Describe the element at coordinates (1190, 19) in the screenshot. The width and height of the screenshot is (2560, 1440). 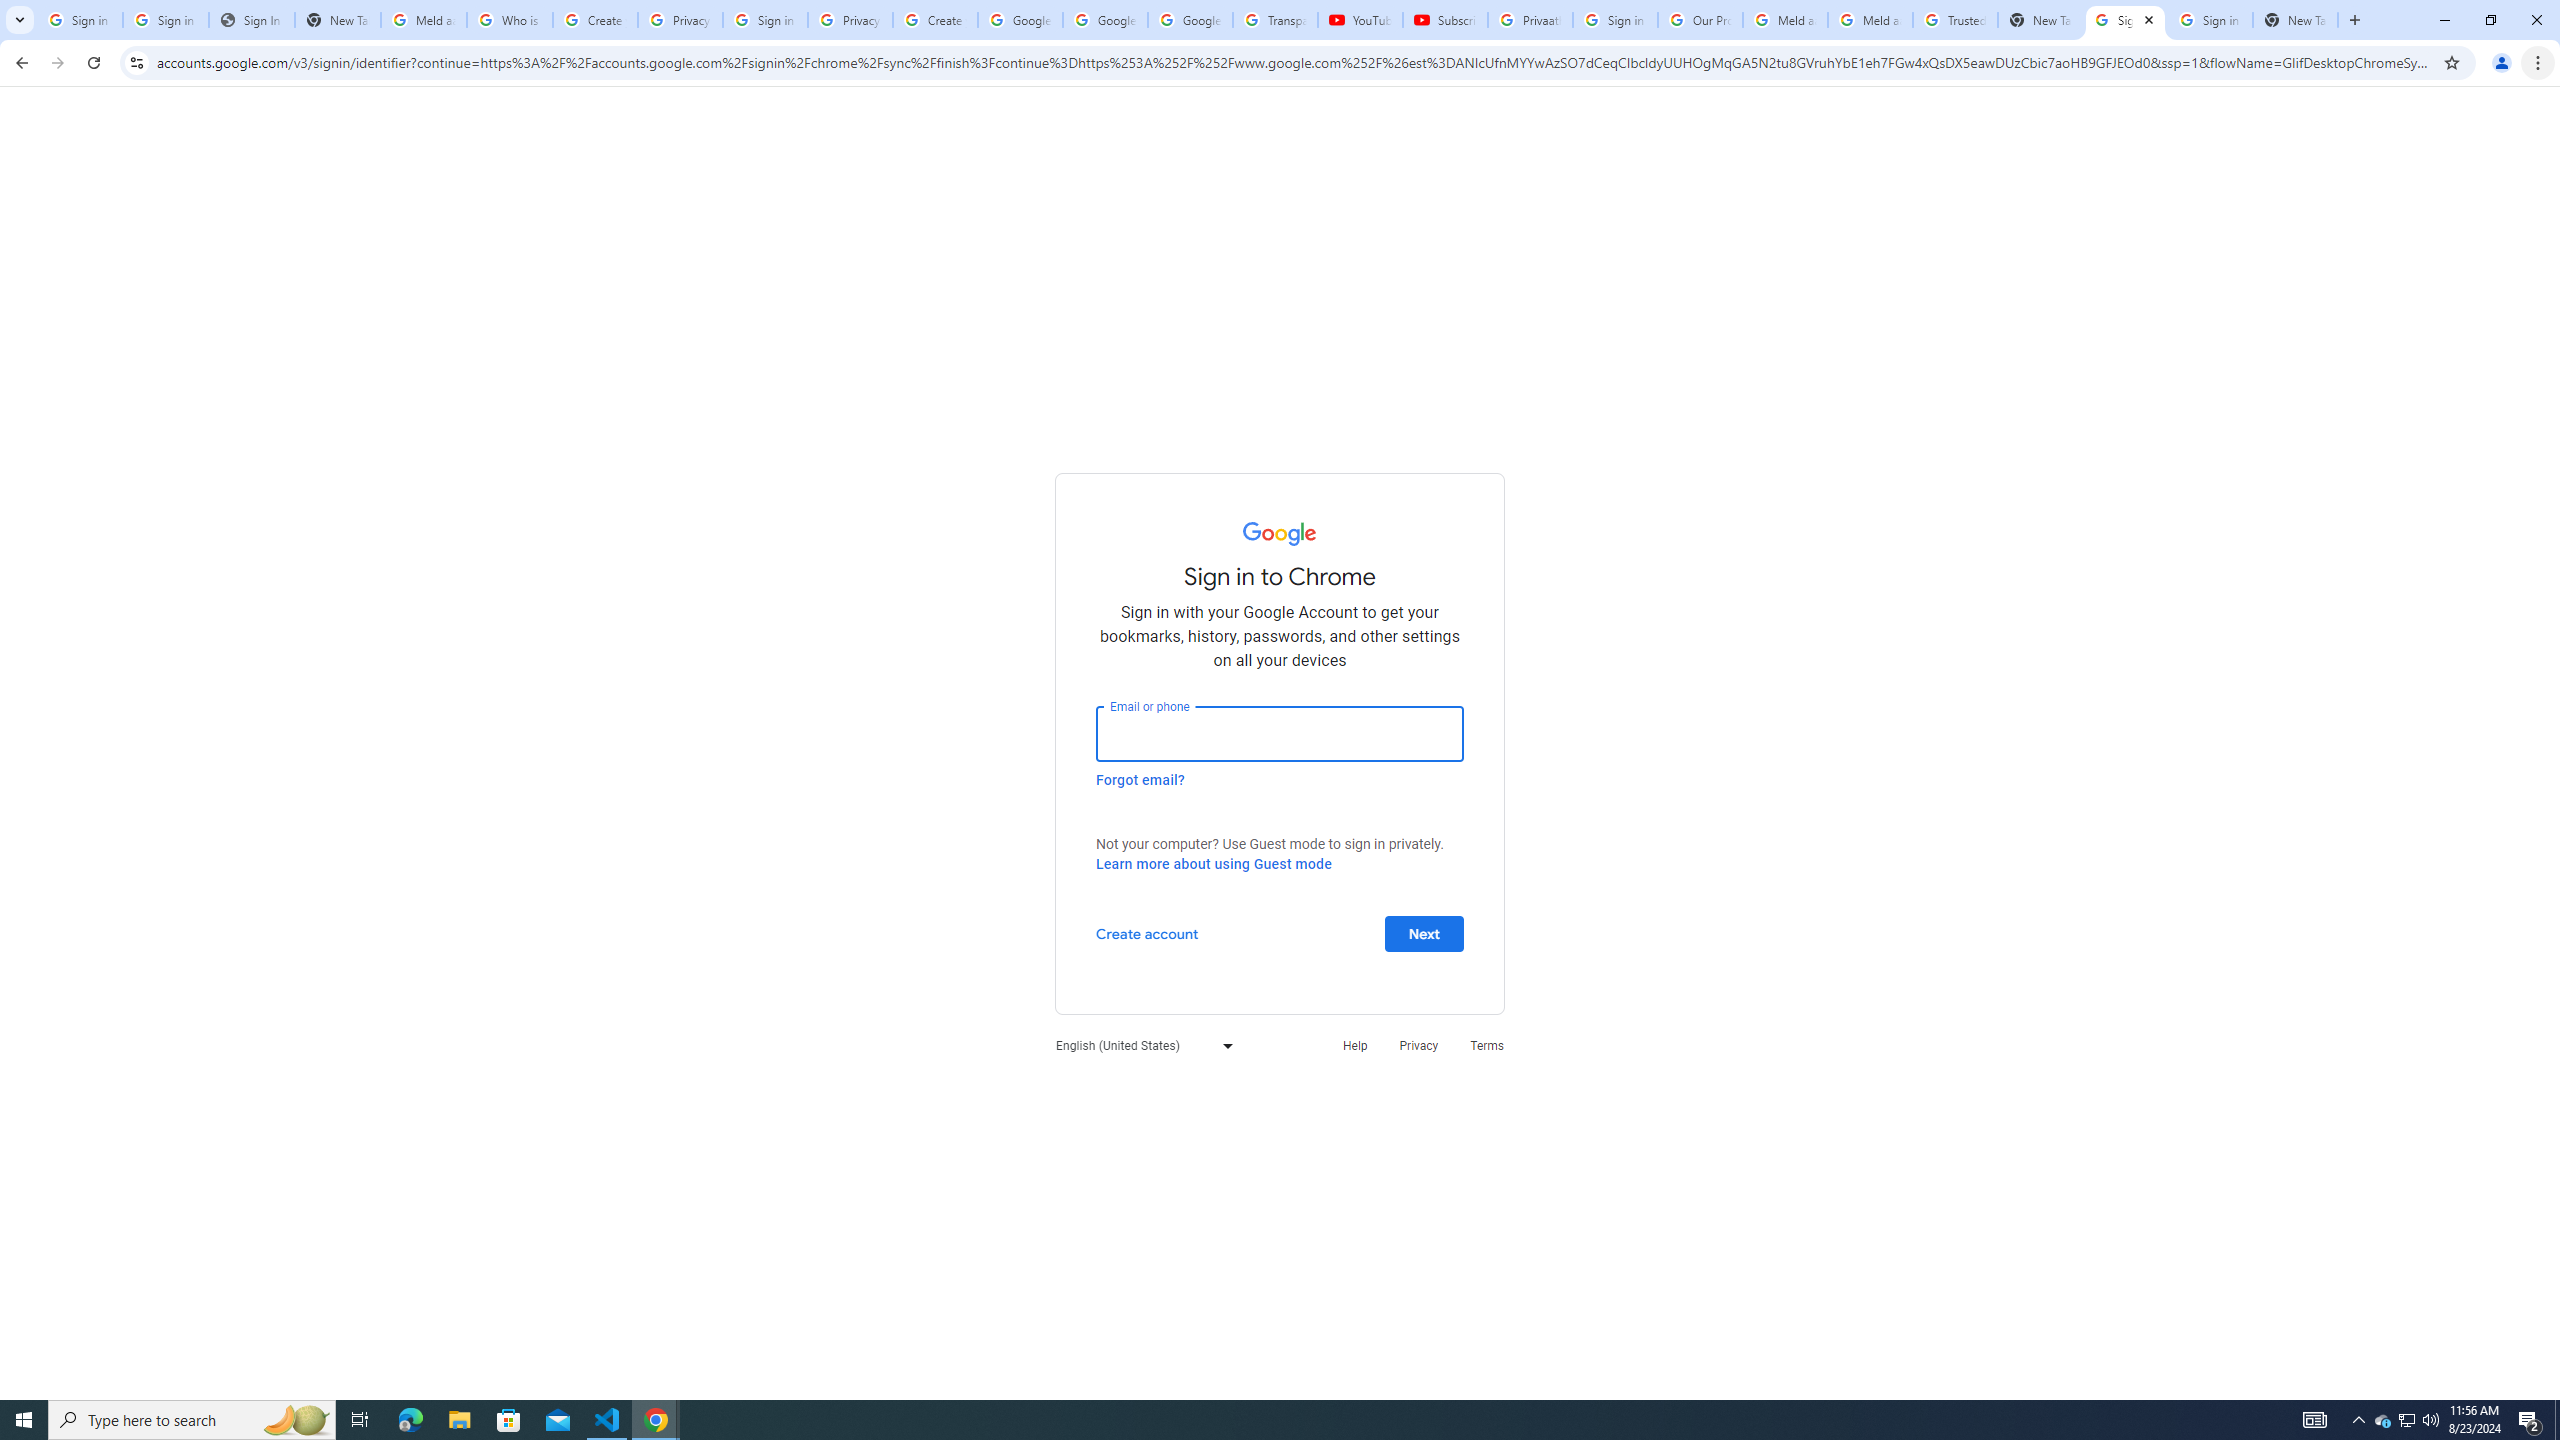
I see `'Google Account'` at that location.